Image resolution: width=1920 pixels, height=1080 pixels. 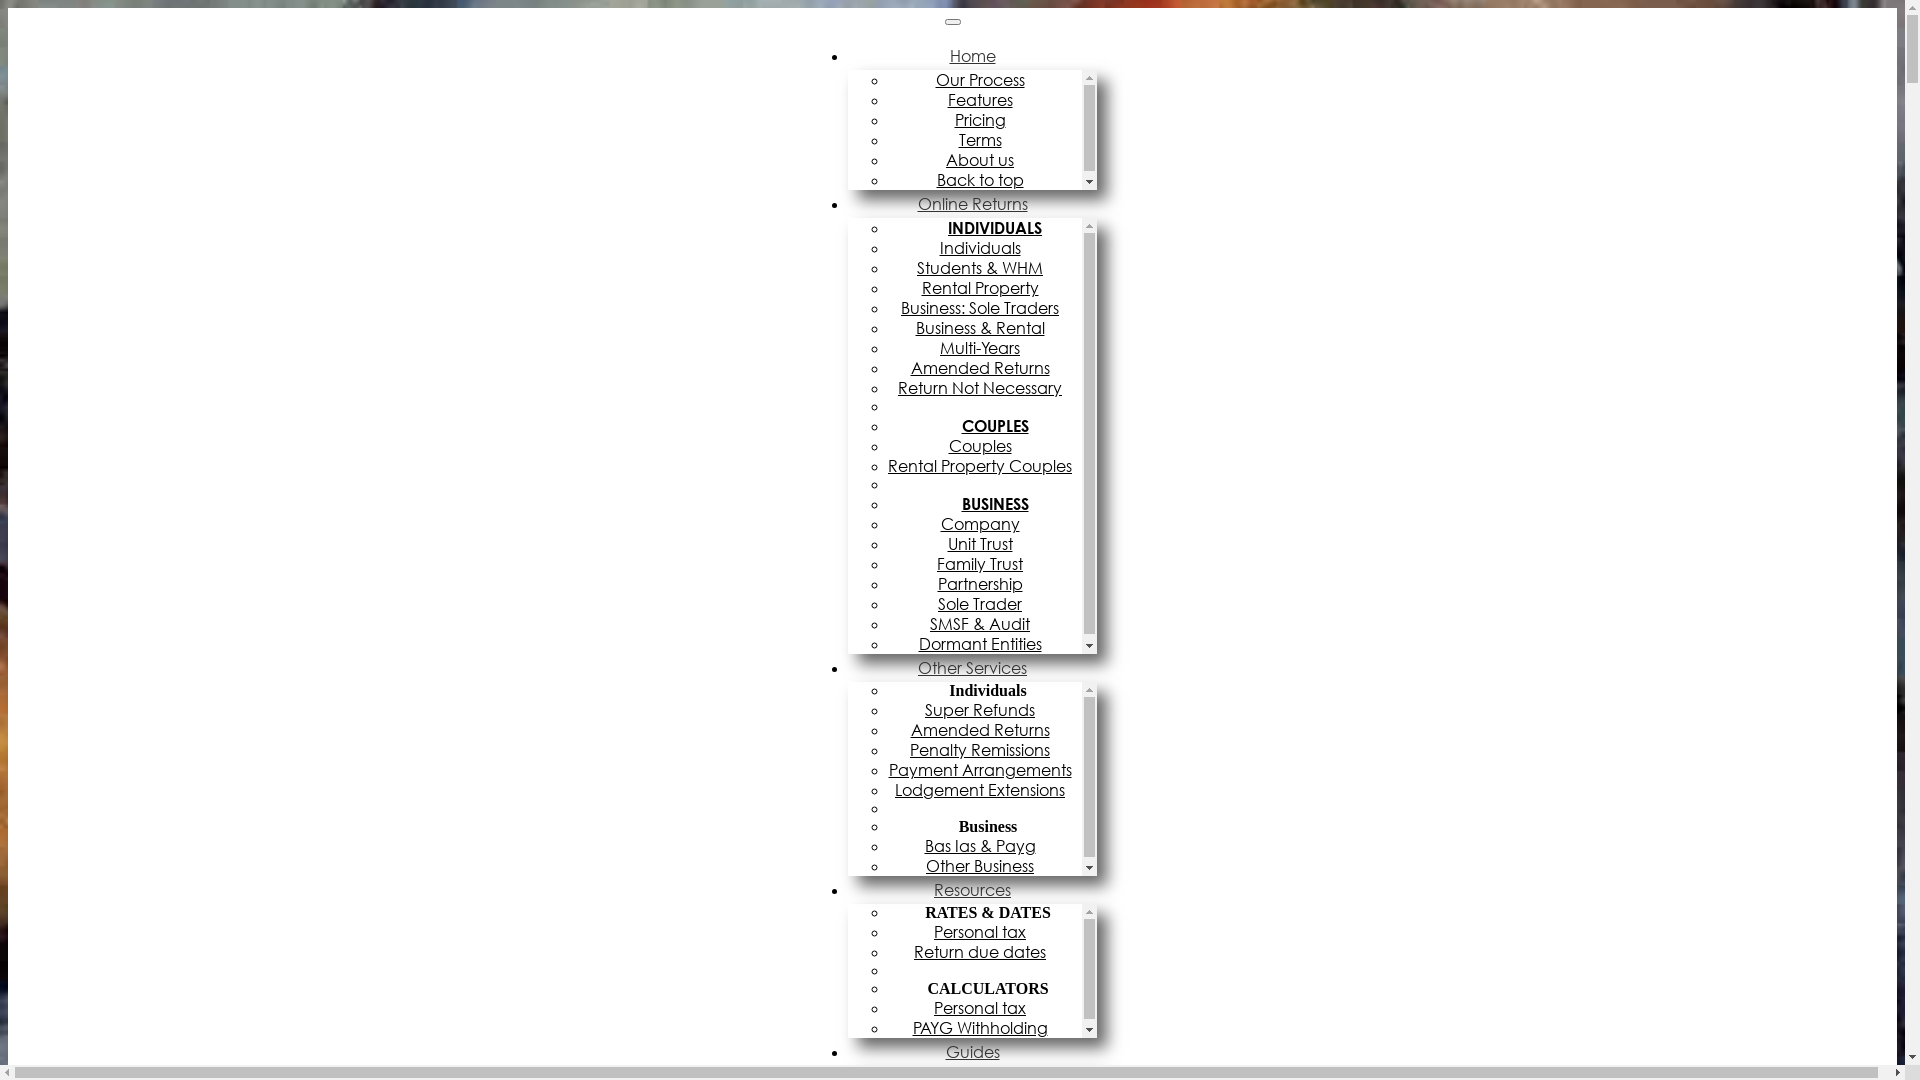 I want to click on 'Back to top', so click(x=984, y=180).